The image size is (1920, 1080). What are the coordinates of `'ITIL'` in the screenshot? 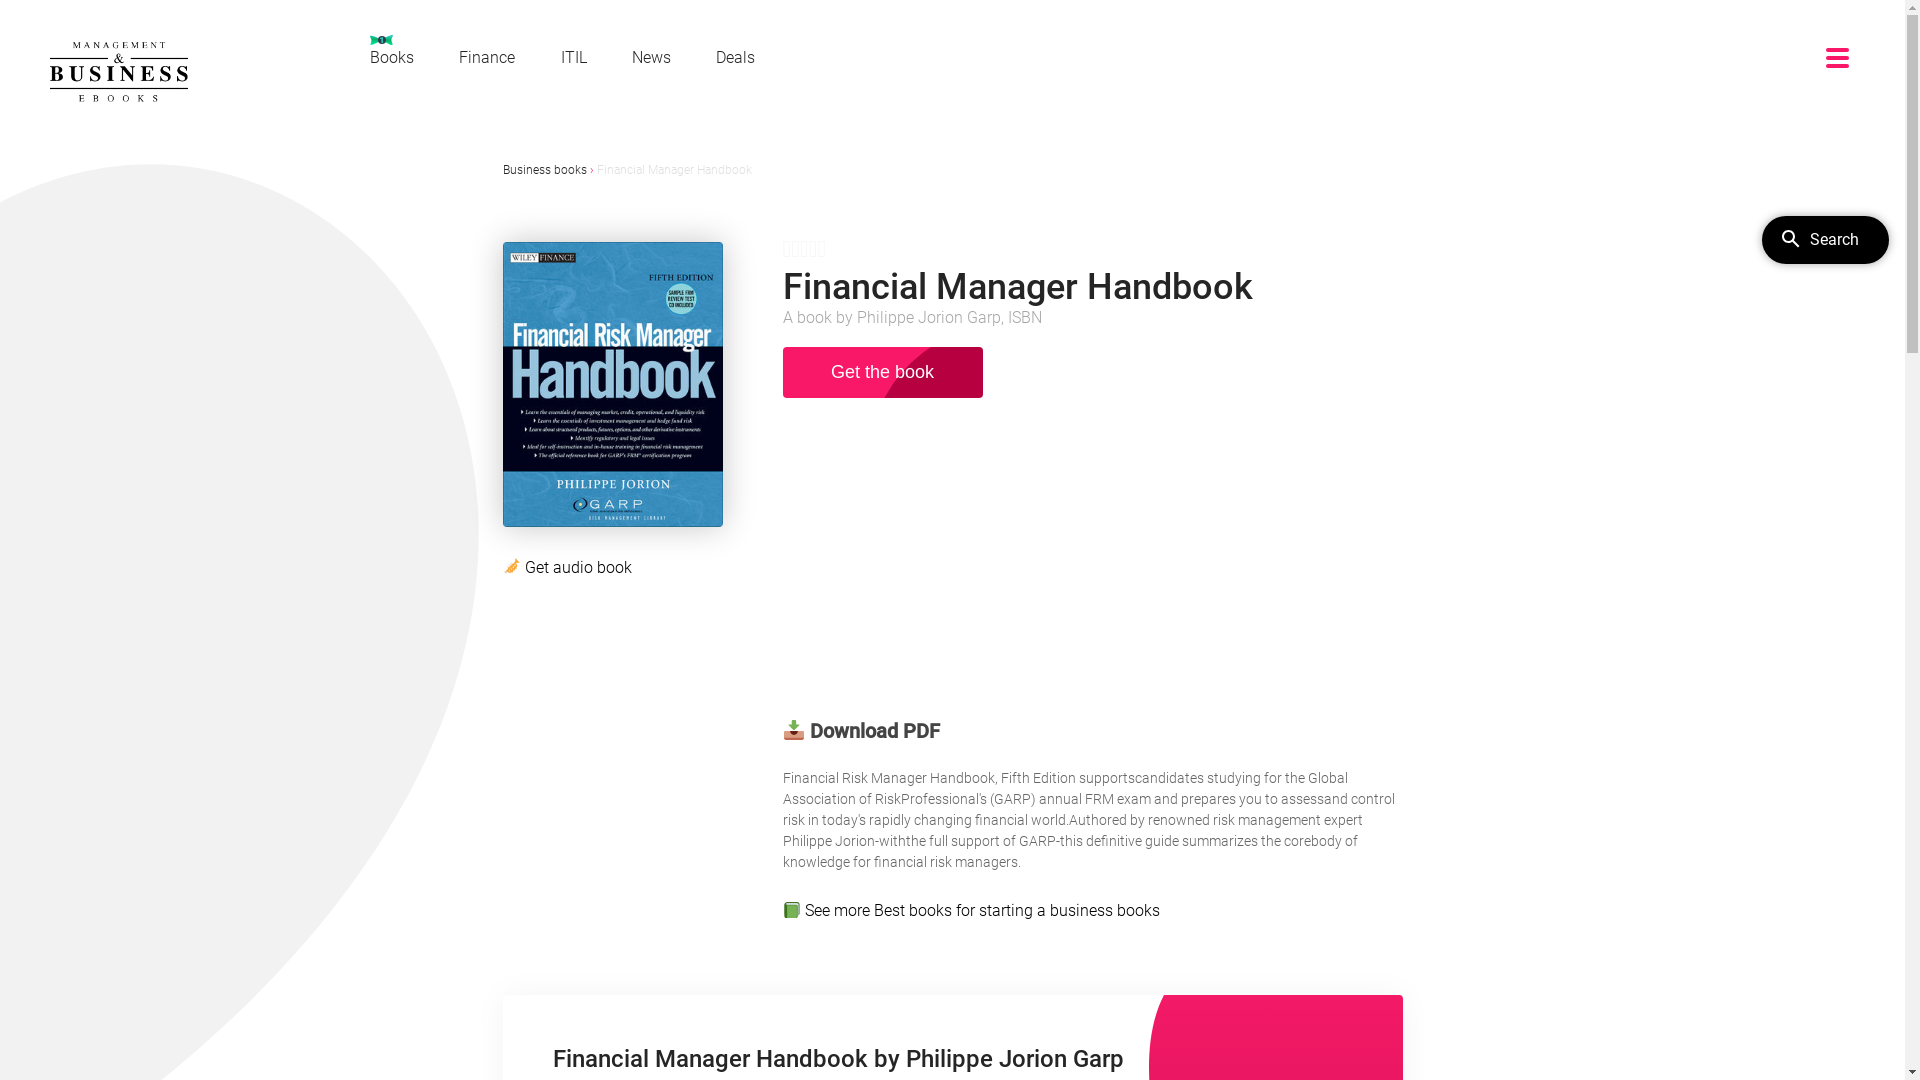 It's located at (573, 56).